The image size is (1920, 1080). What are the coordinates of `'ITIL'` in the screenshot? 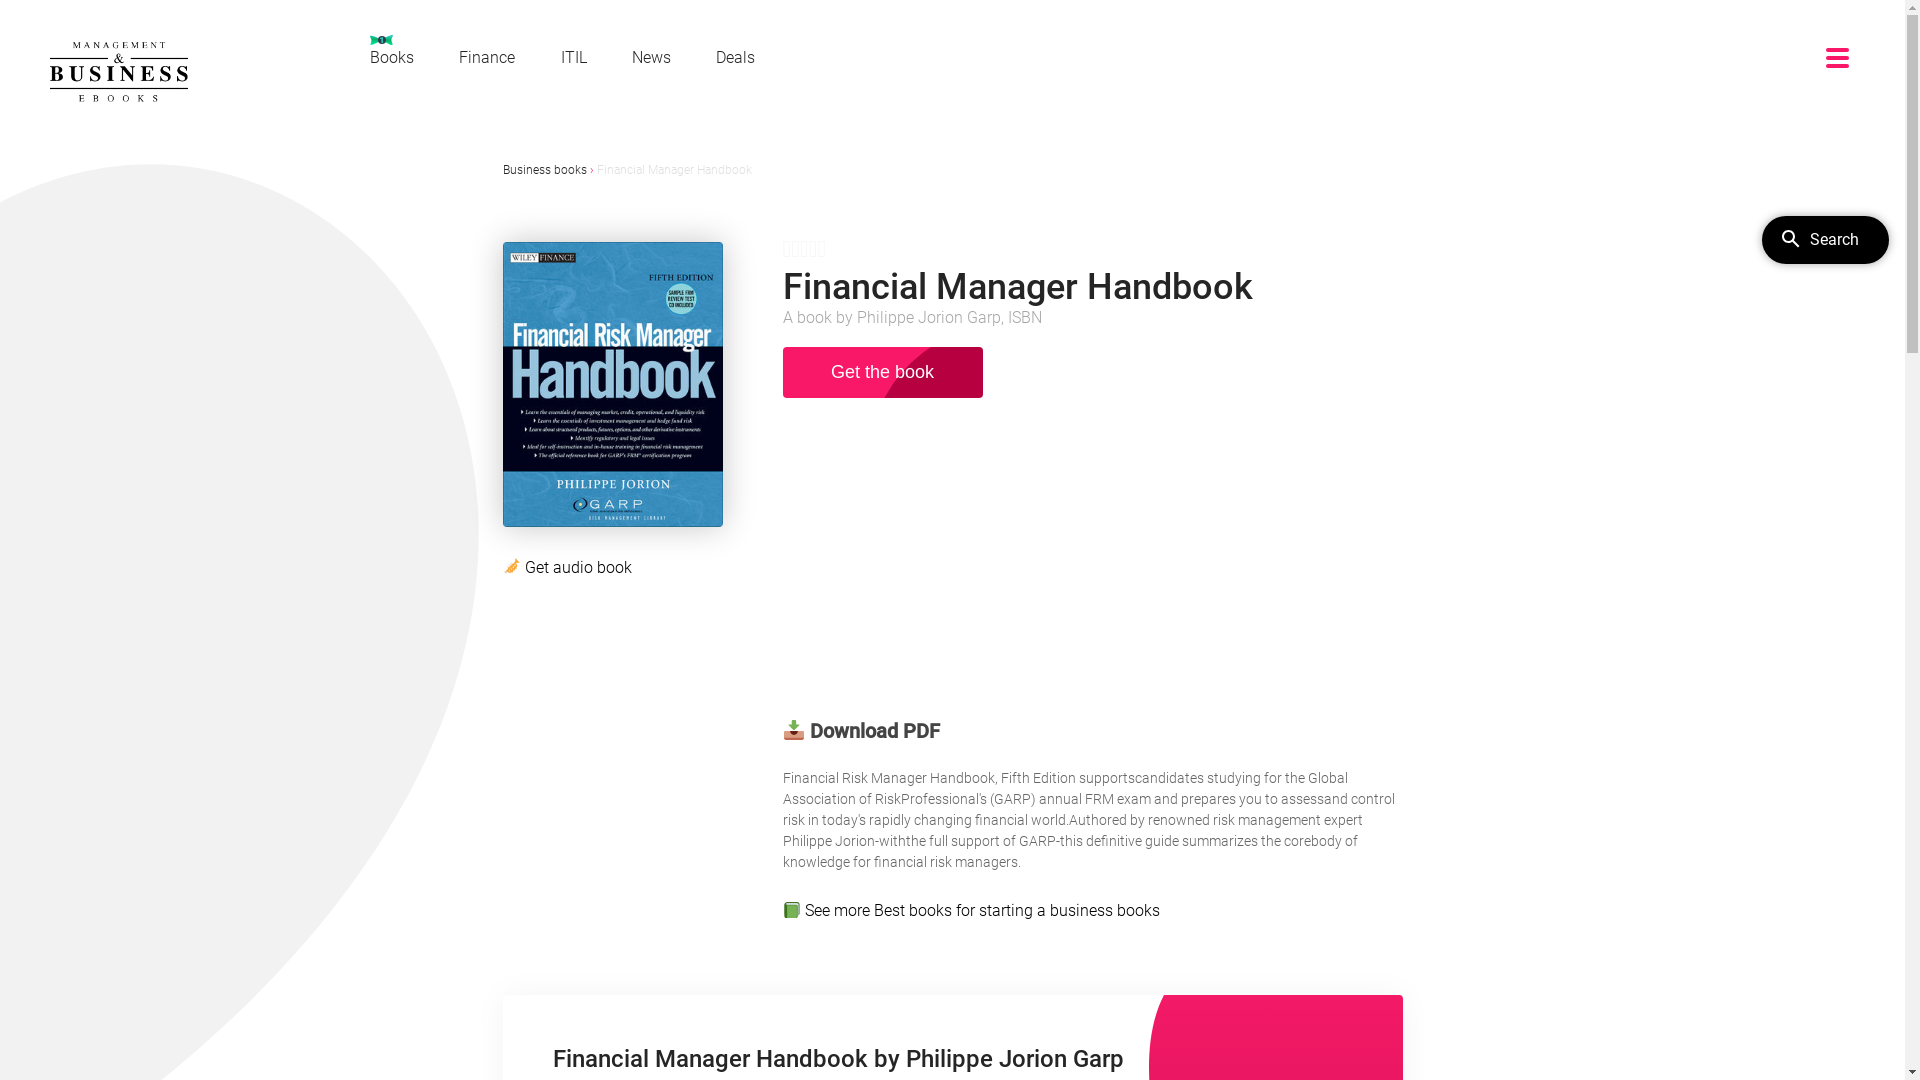 It's located at (573, 56).